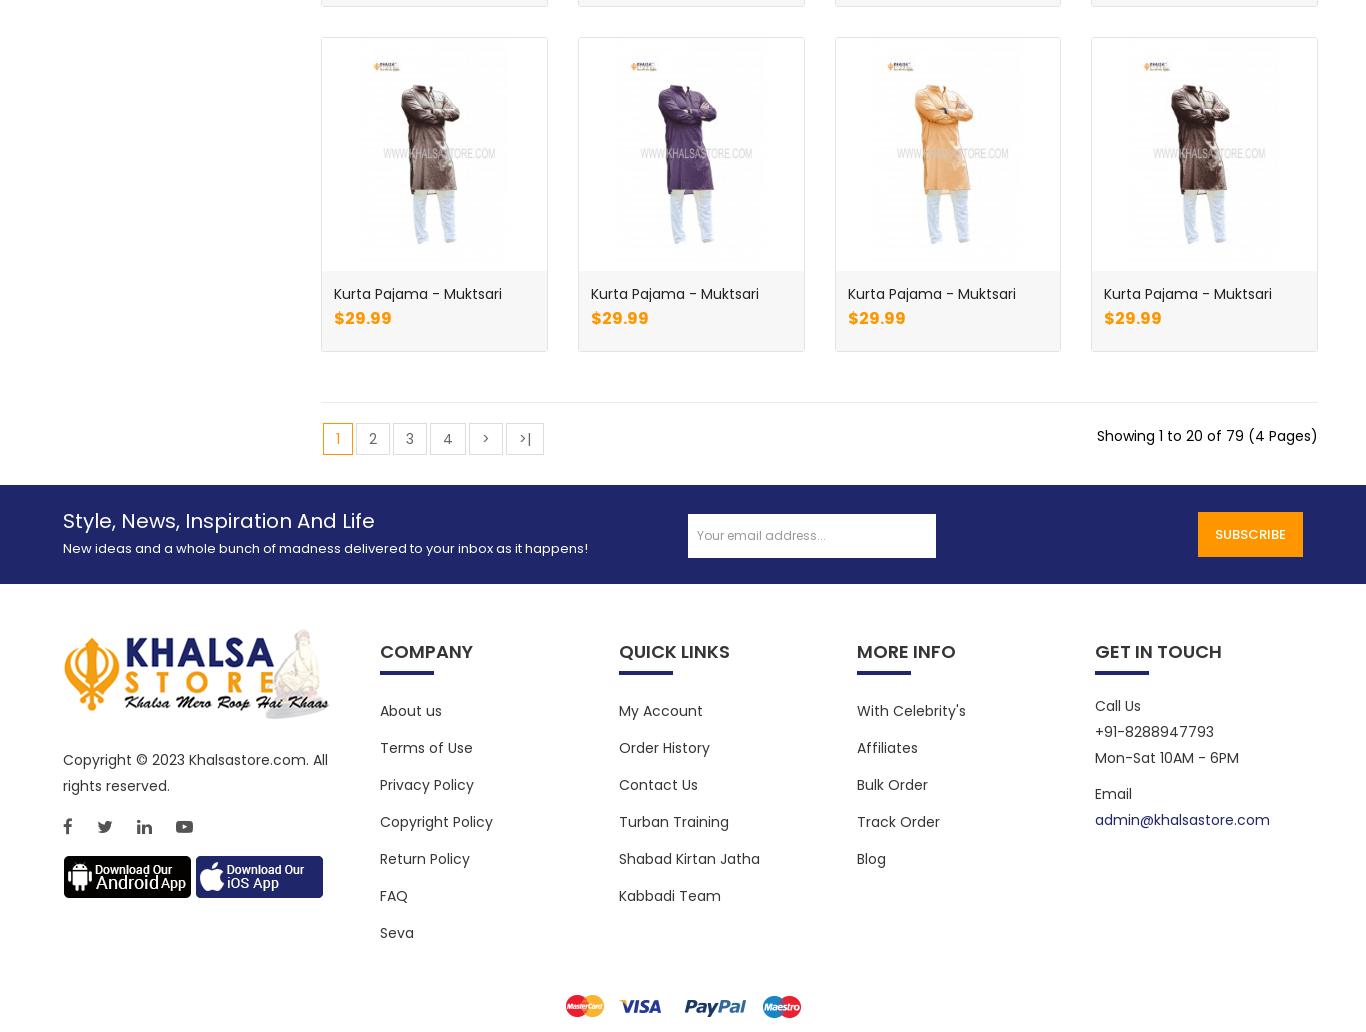 The height and width of the screenshot is (1032, 1366). Describe the element at coordinates (379, 895) in the screenshot. I see `'FAQ'` at that location.